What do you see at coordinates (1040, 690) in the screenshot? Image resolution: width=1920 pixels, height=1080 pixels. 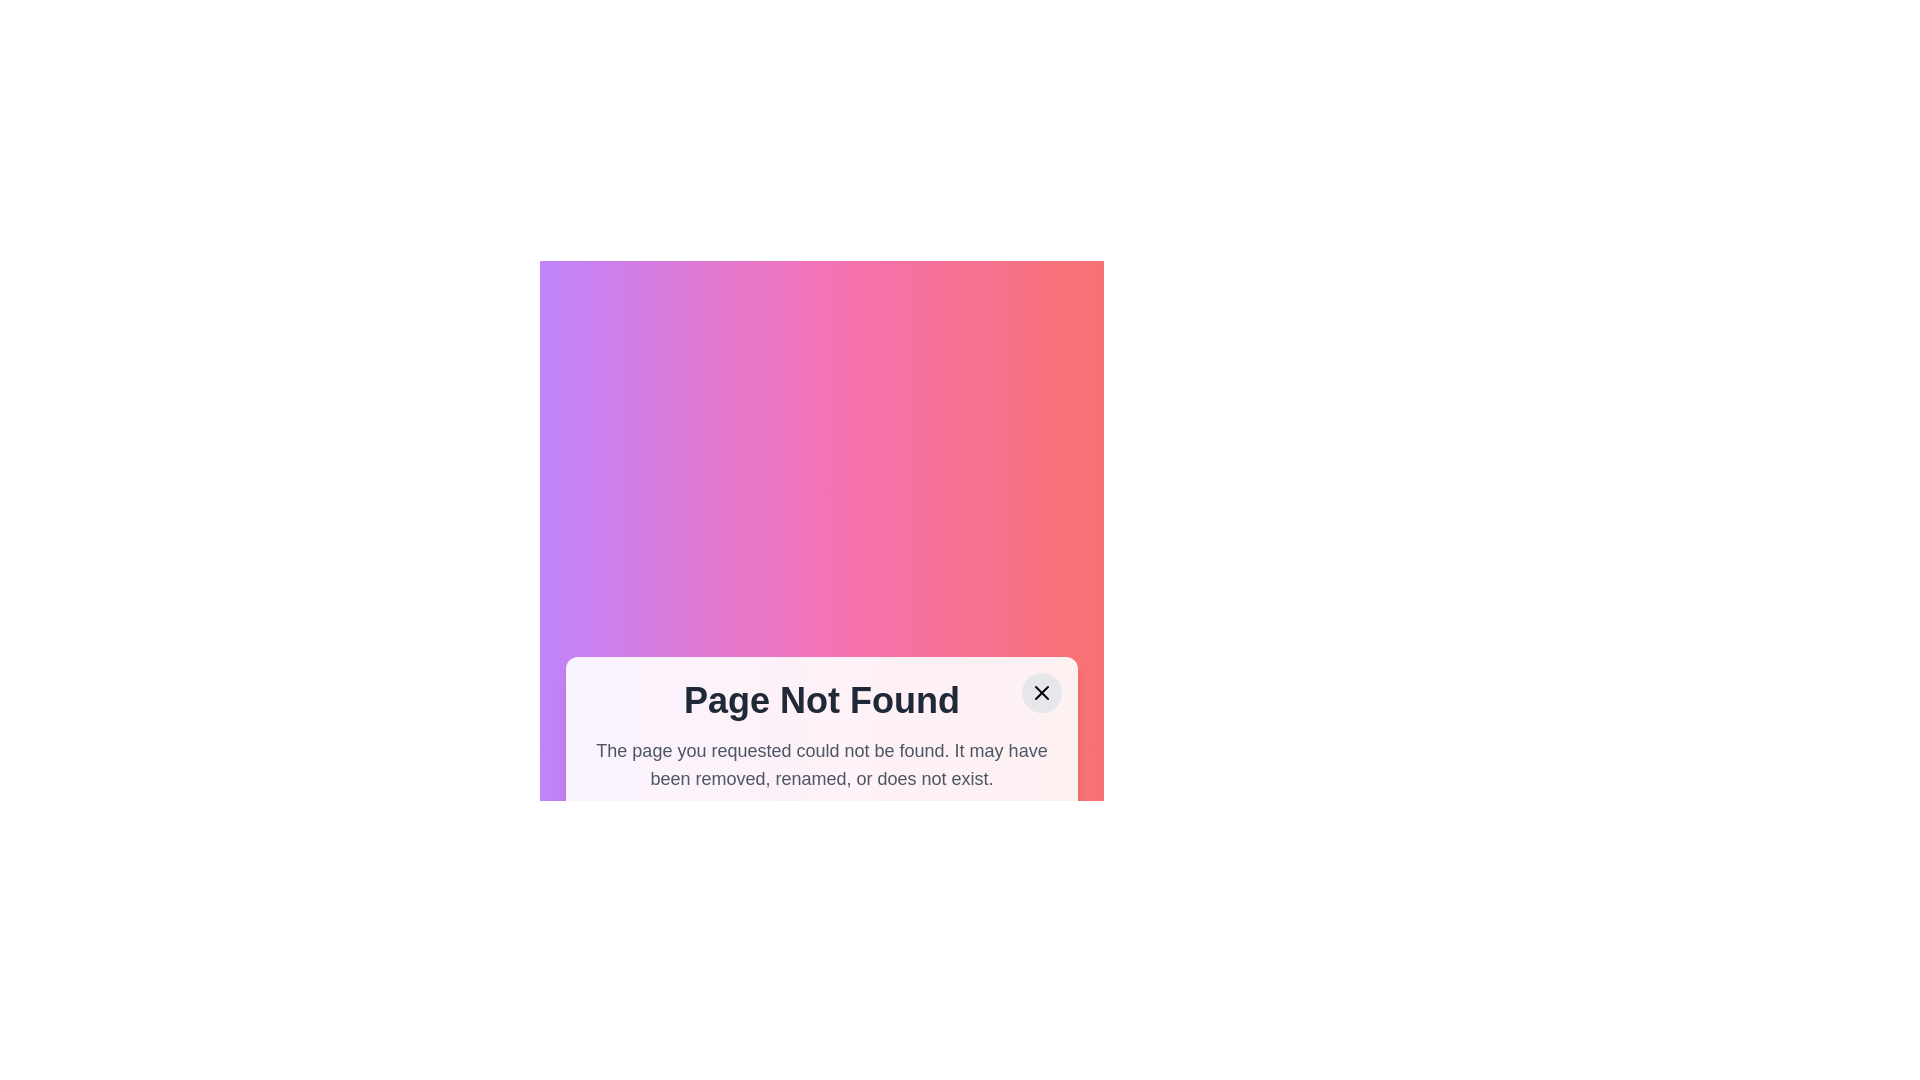 I see `the close button located in the top-right corner of the modal containing the 'Page Not Found' message` at bounding box center [1040, 690].